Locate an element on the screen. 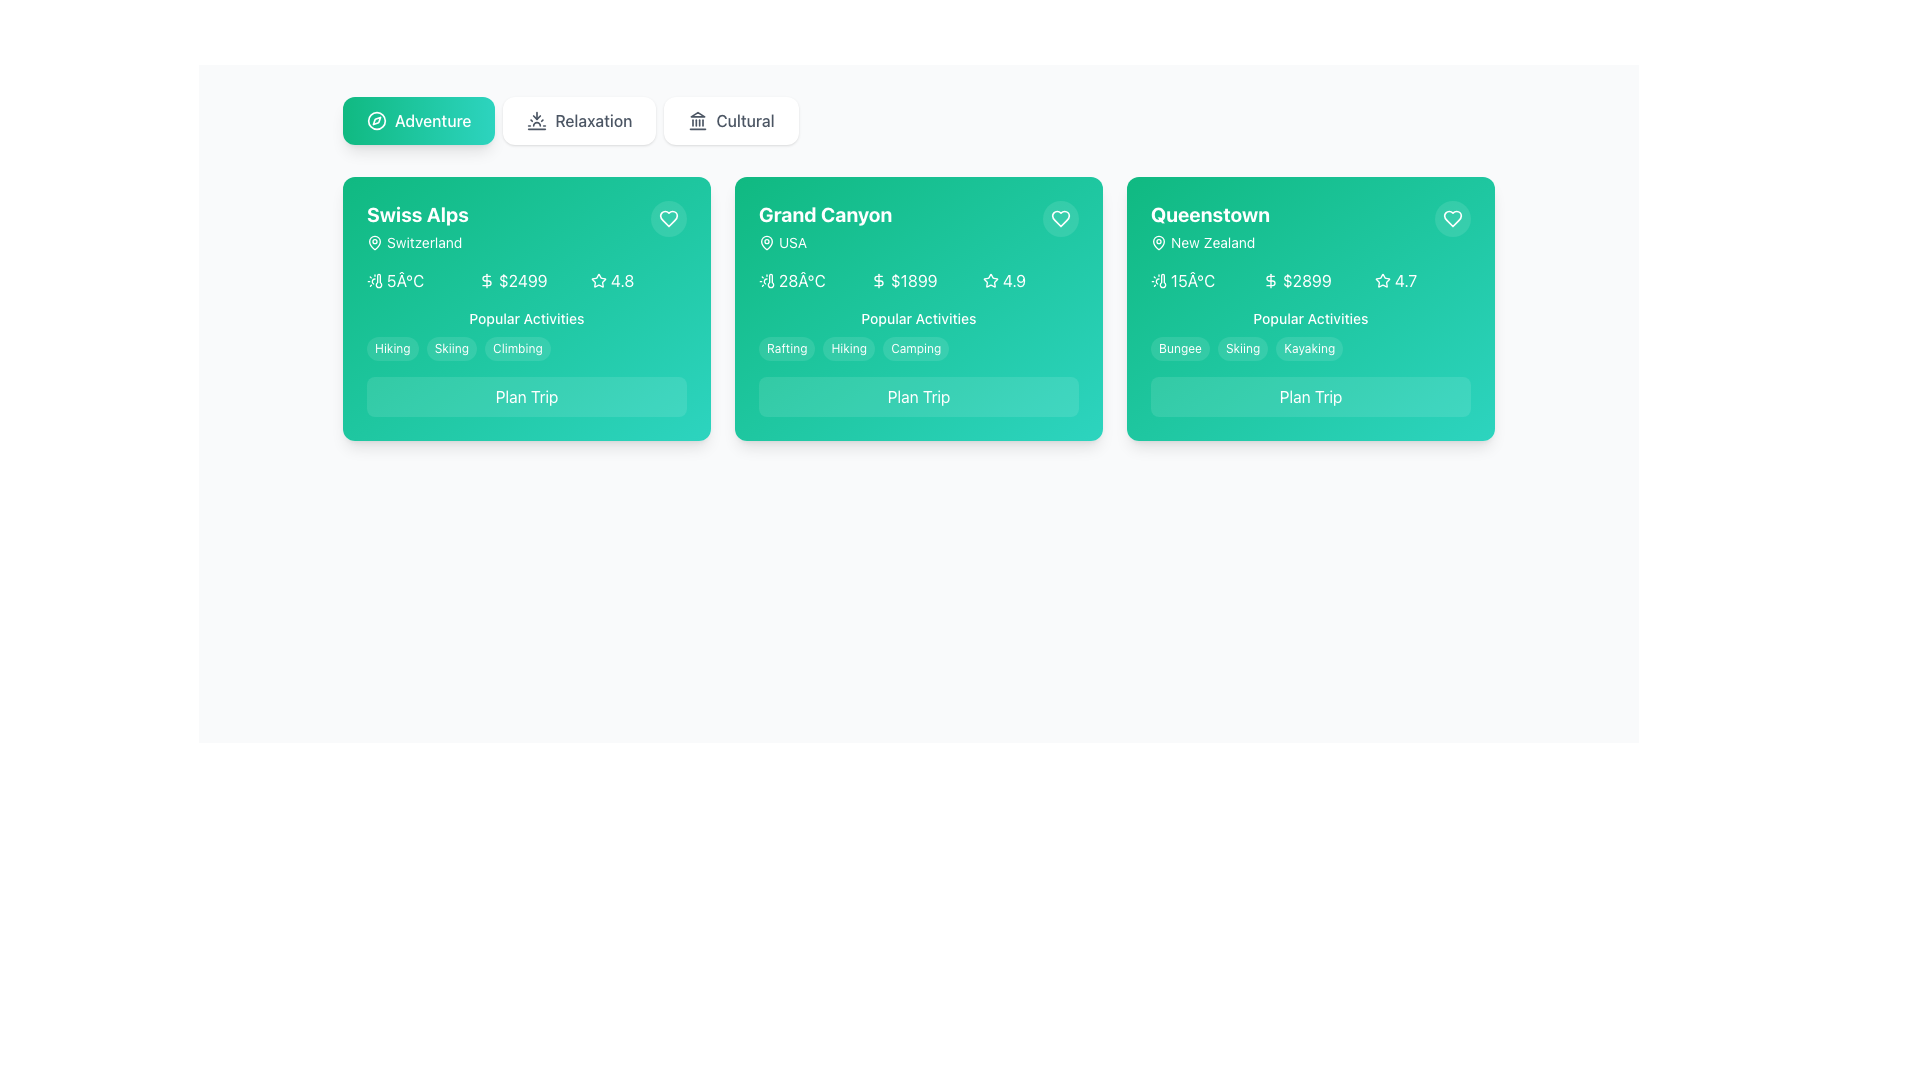  the 'Bungee' tag, which is a pill-shaped label with rounded corners, and contains the text 'Bungee' in a small-sized sans-serif font, located in the 'Popular Activities' section of the card for 'Queenstown' is located at coordinates (1180, 347).